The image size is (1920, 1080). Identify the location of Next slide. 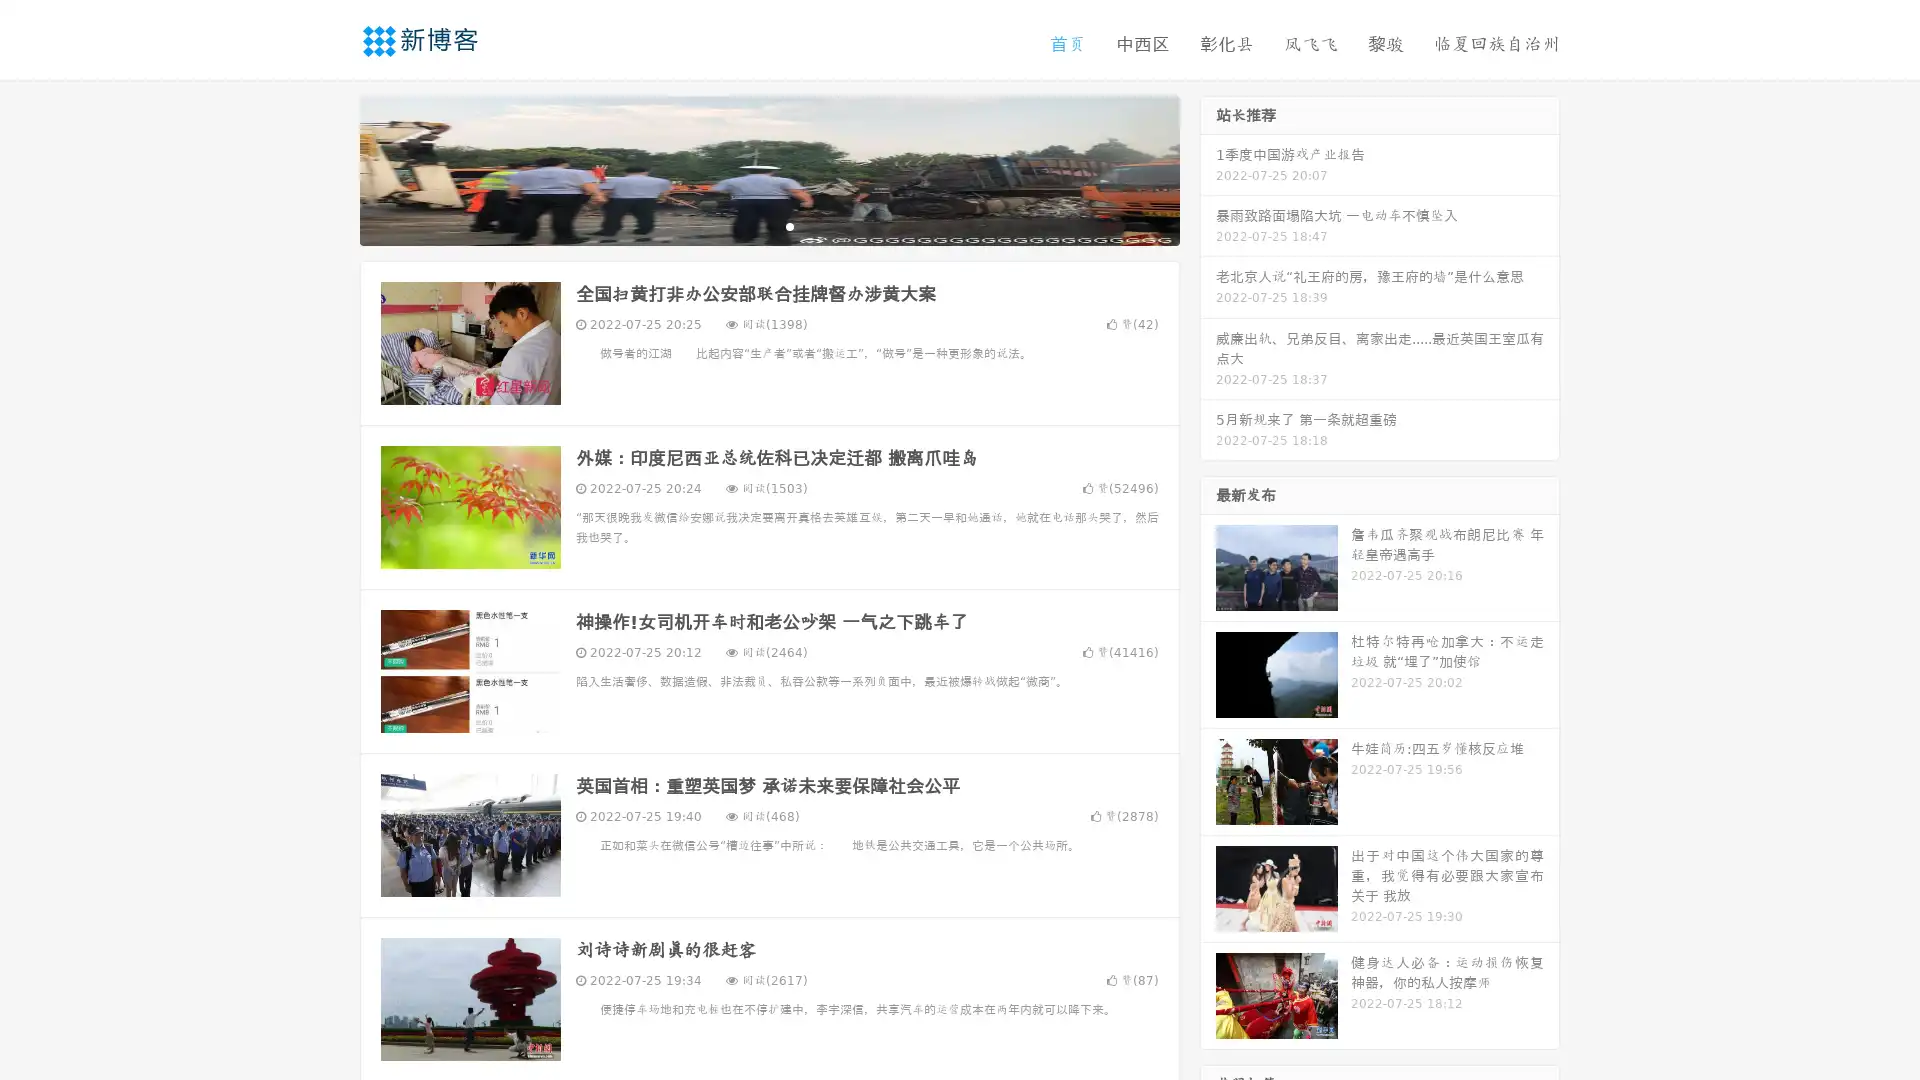
(1208, 168).